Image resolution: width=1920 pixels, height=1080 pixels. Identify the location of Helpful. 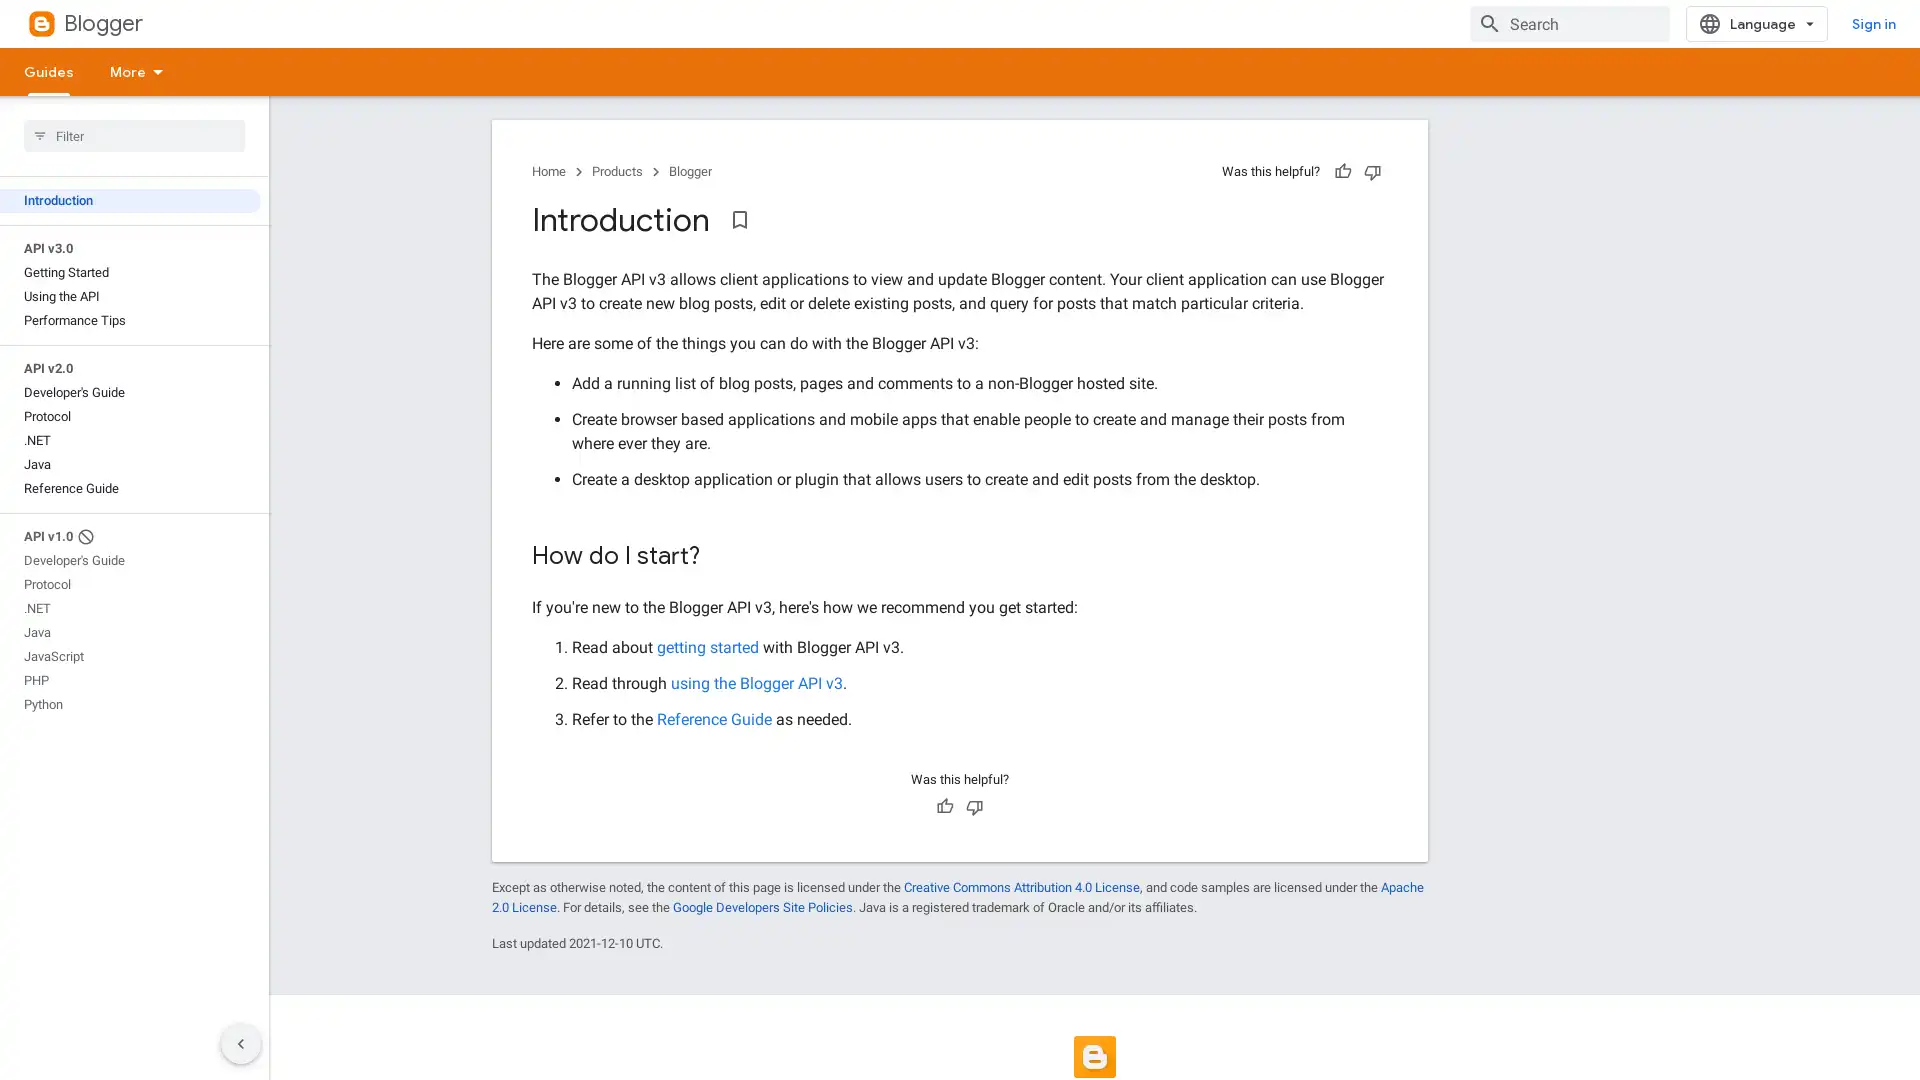
(944, 805).